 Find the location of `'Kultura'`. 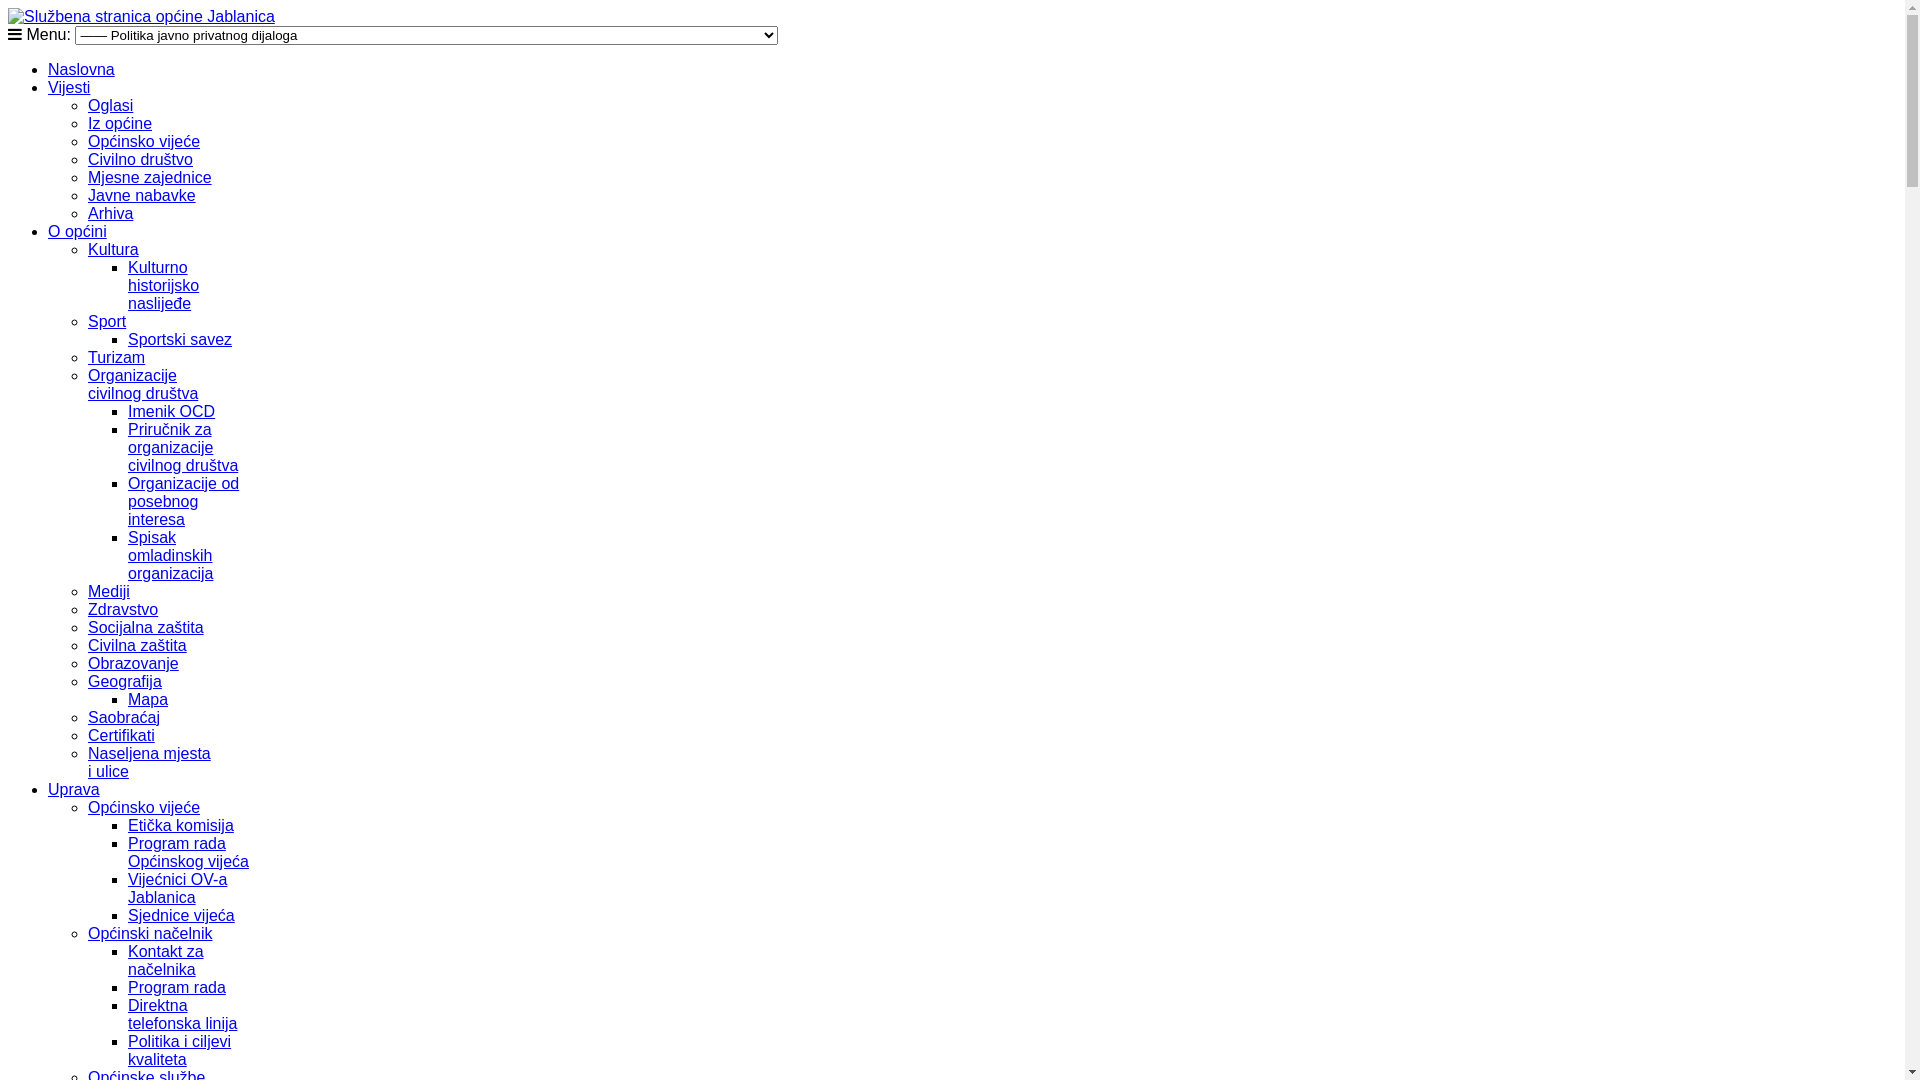

'Kultura' is located at coordinates (112, 248).